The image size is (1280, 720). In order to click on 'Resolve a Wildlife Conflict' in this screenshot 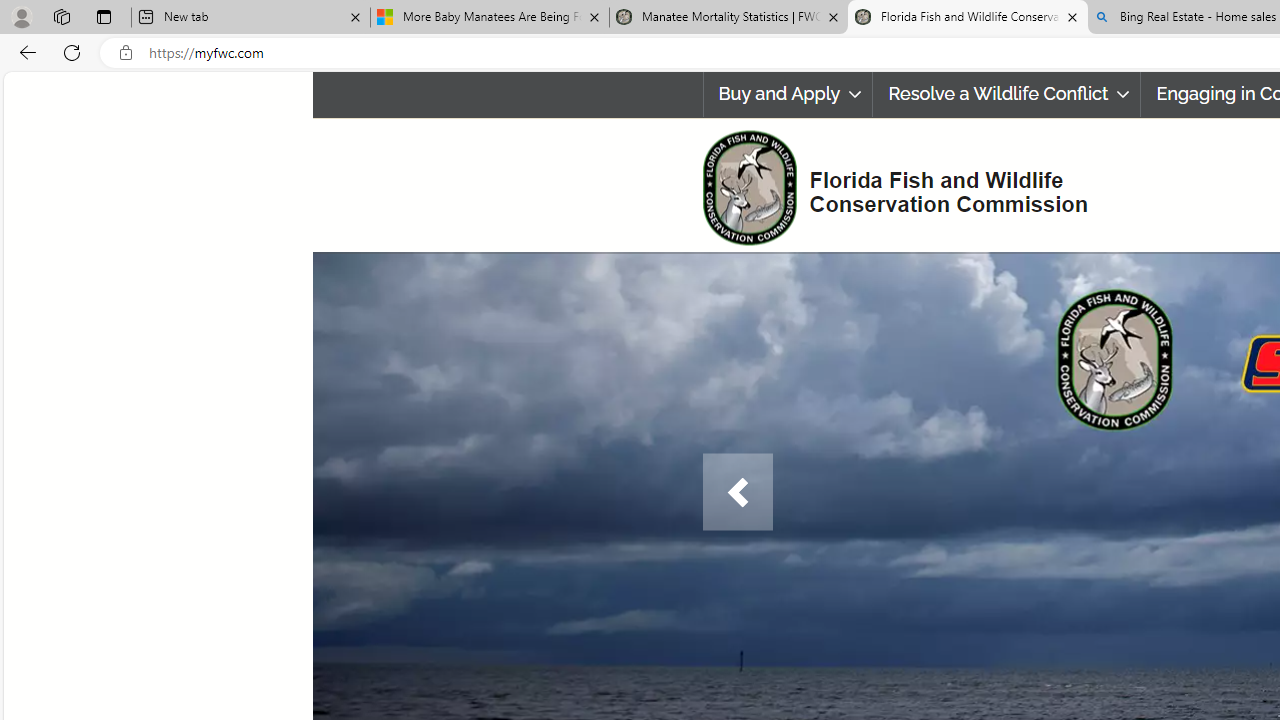, I will do `click(1007, 94)`.